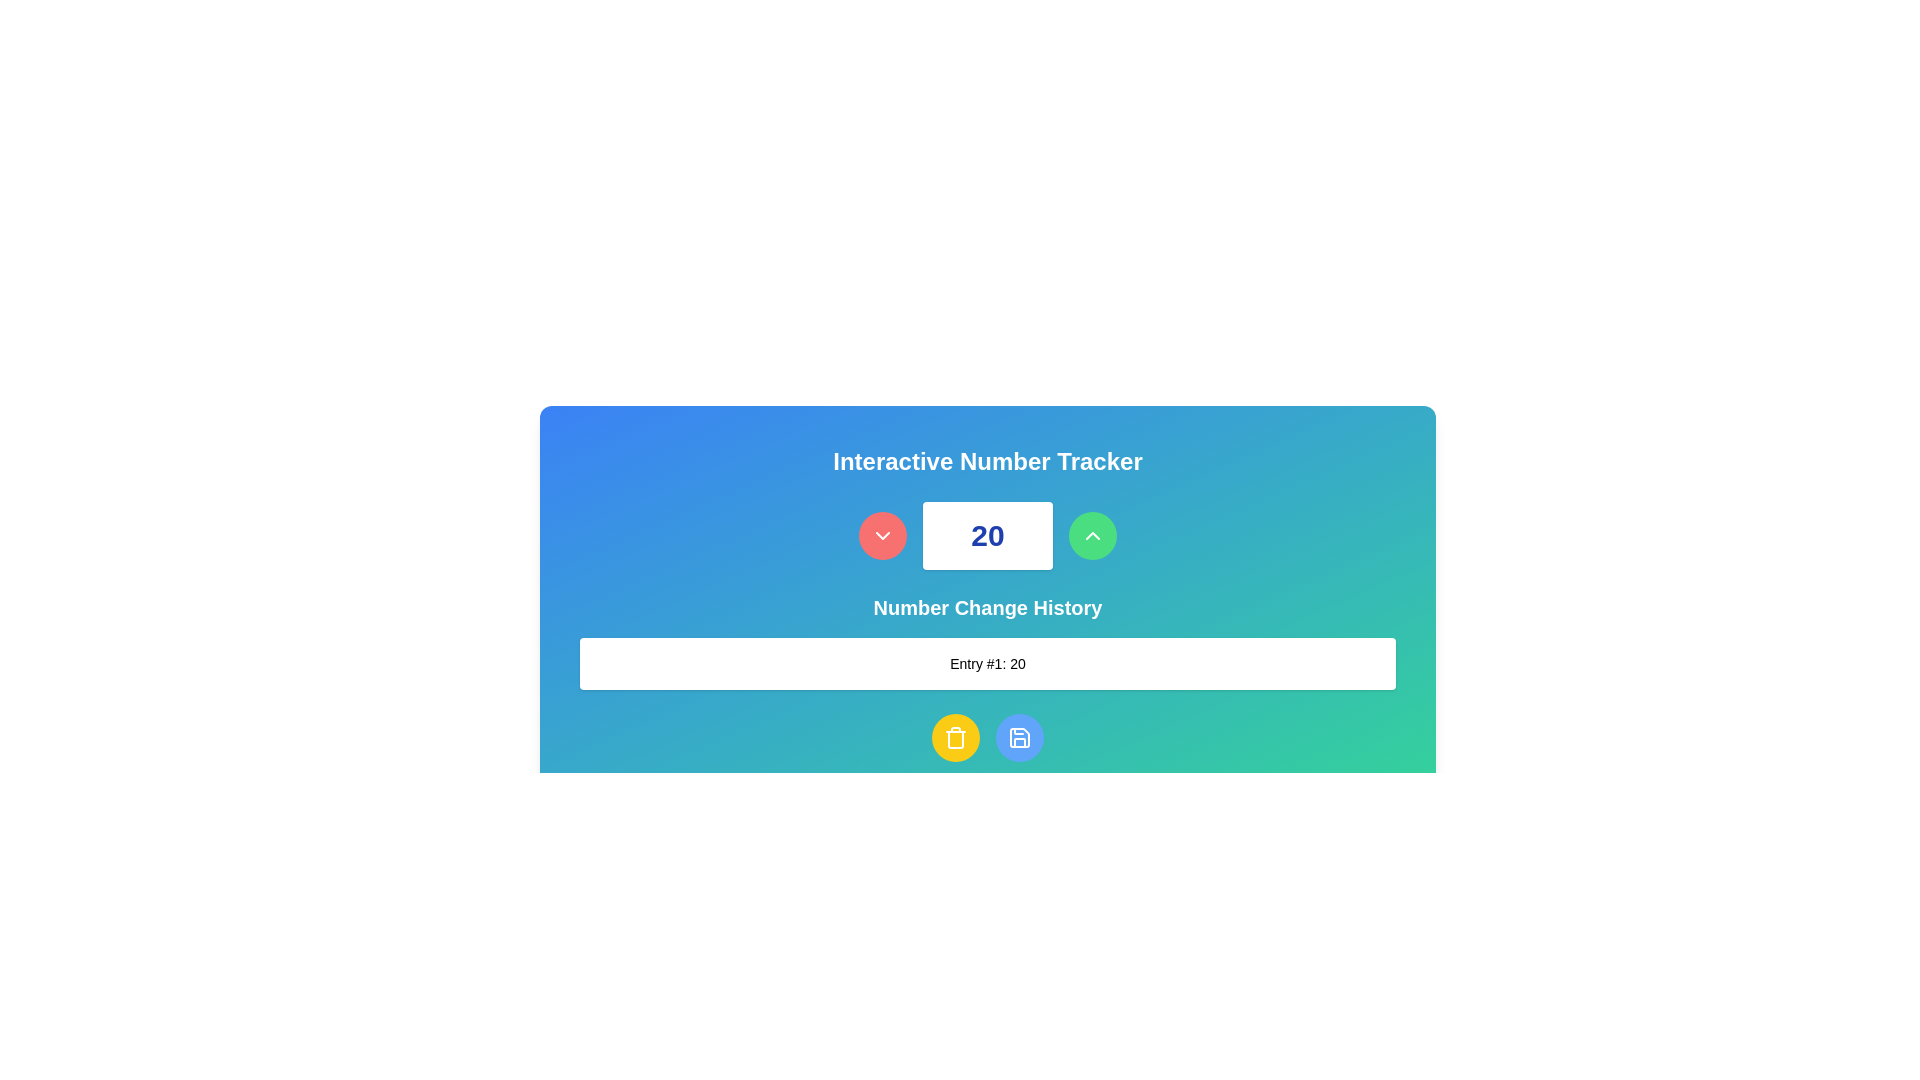 The image size is (1920, 1080). What do you see at coordinates (1091, 535) in the screenshot?
I see `the upward-pointing chevron icon, which is styled with a green background and white stroke, located within the green circular button to the right of the number input field labeled '20'` at bounding box center [1091, 535].